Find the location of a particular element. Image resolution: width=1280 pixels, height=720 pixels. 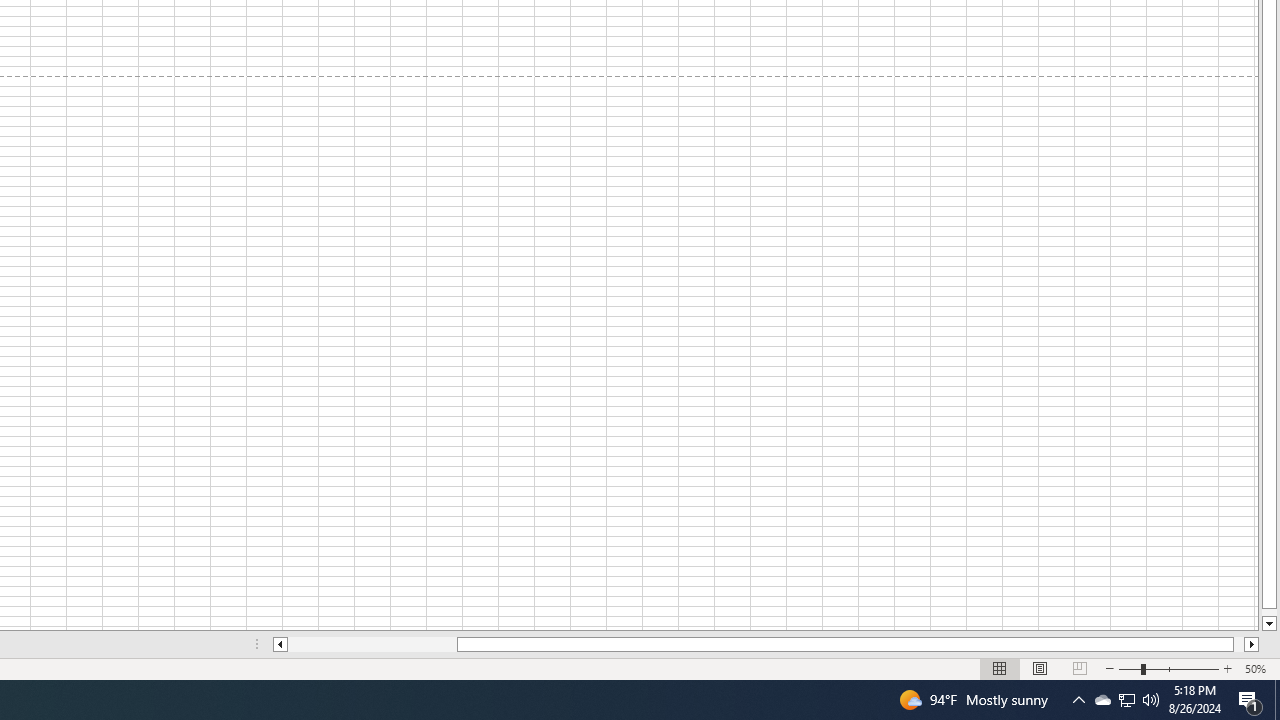

'Page left' is located at coordinates (372, 644).